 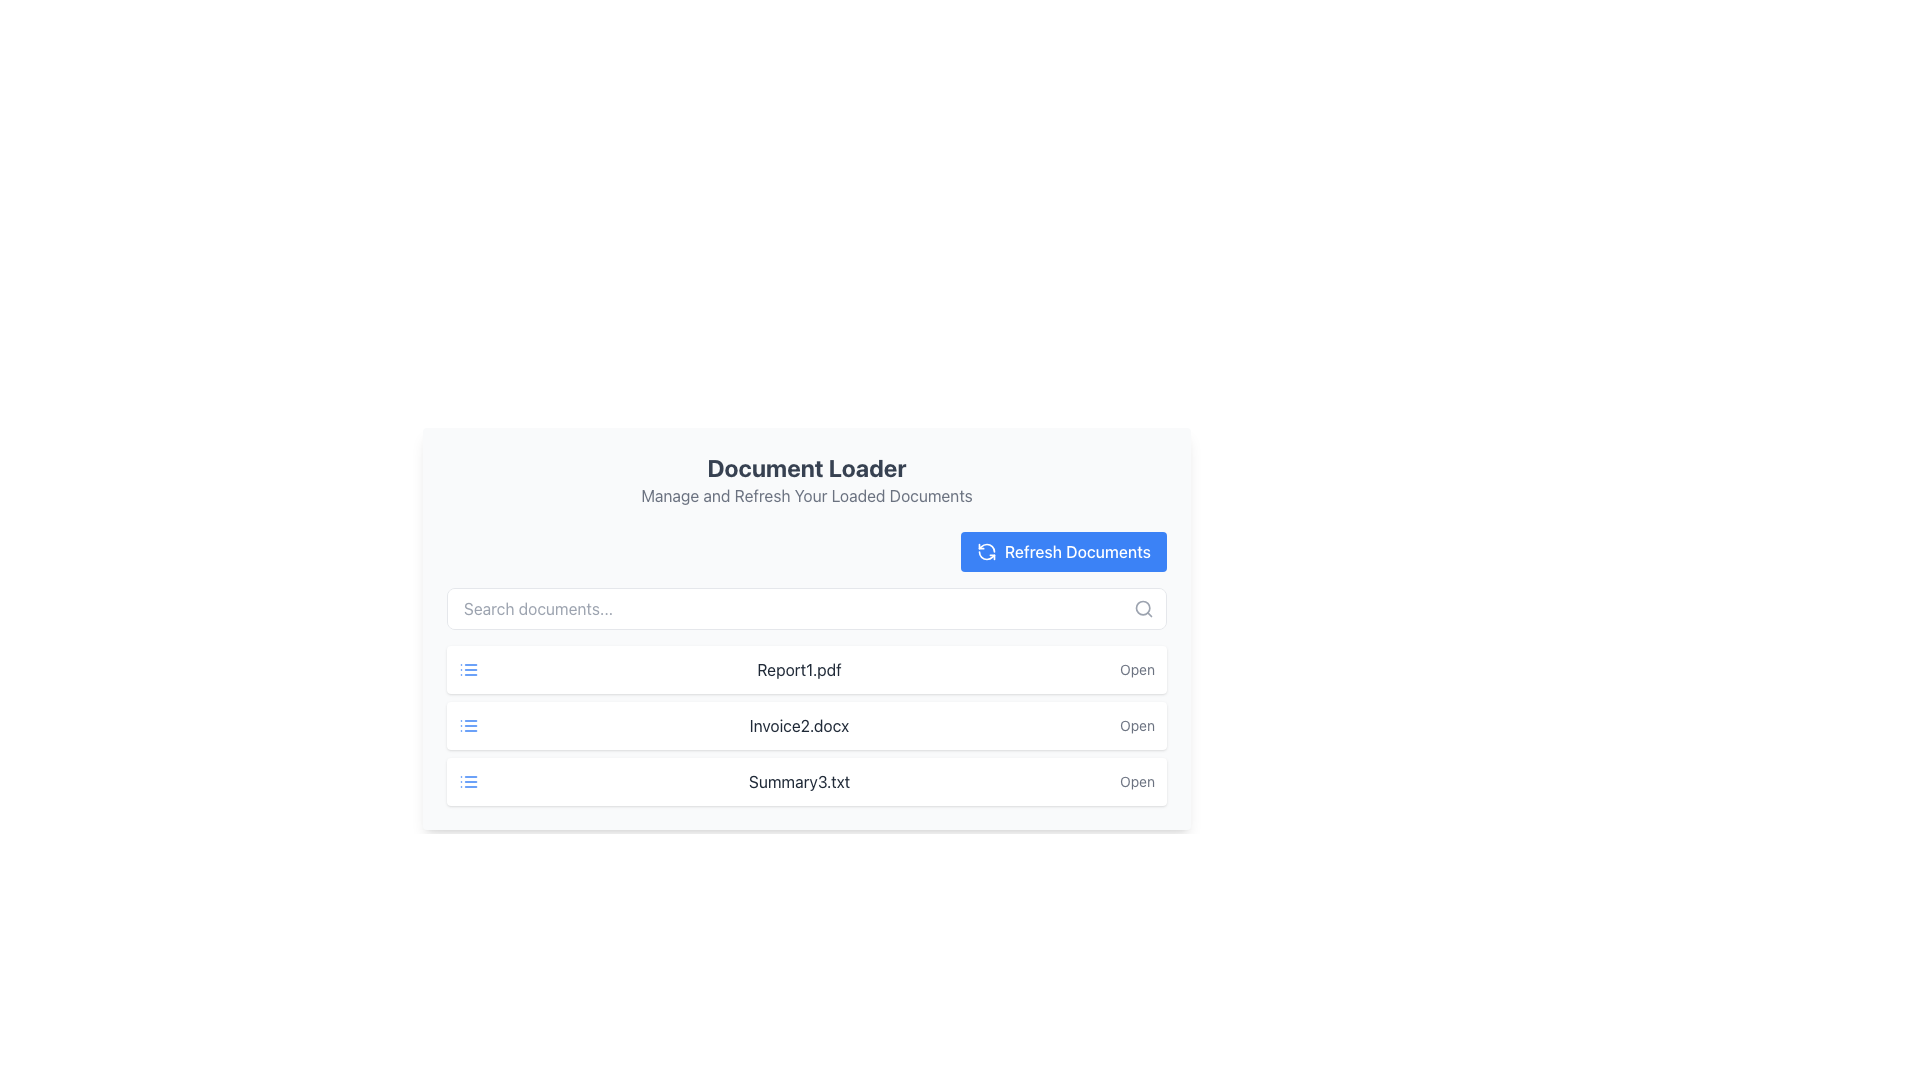 I want to click on the circular arrow icon representing a refresh action, located within the 'Refresh Documents' button in the top-right corner of the interface, so click(x=986, y=551).